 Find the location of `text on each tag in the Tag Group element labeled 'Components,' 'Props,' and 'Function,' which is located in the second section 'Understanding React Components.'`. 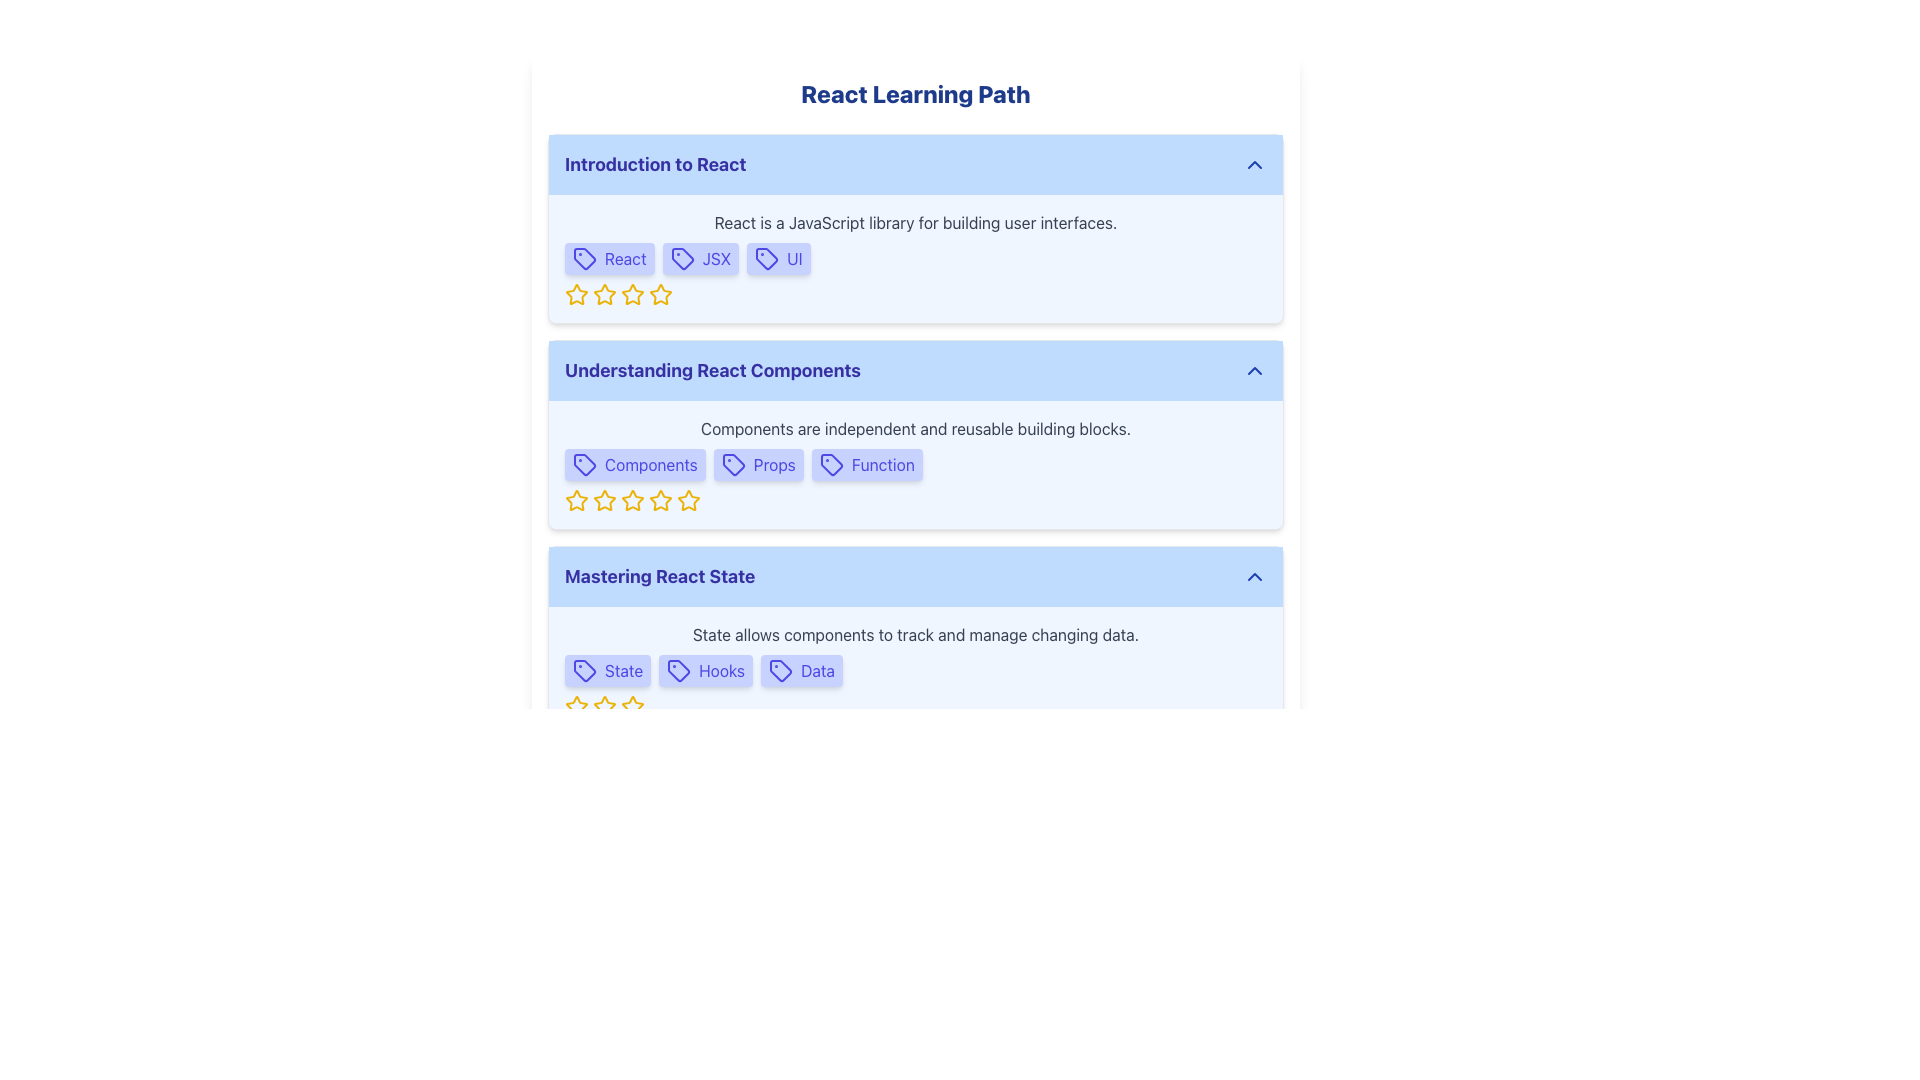

text on each tag in the Tag Group element labeled 'Components,' 'Props,' and 'Function,' which is located in the second section 'Understanding React Components.' is located at coordinates (915, 465).